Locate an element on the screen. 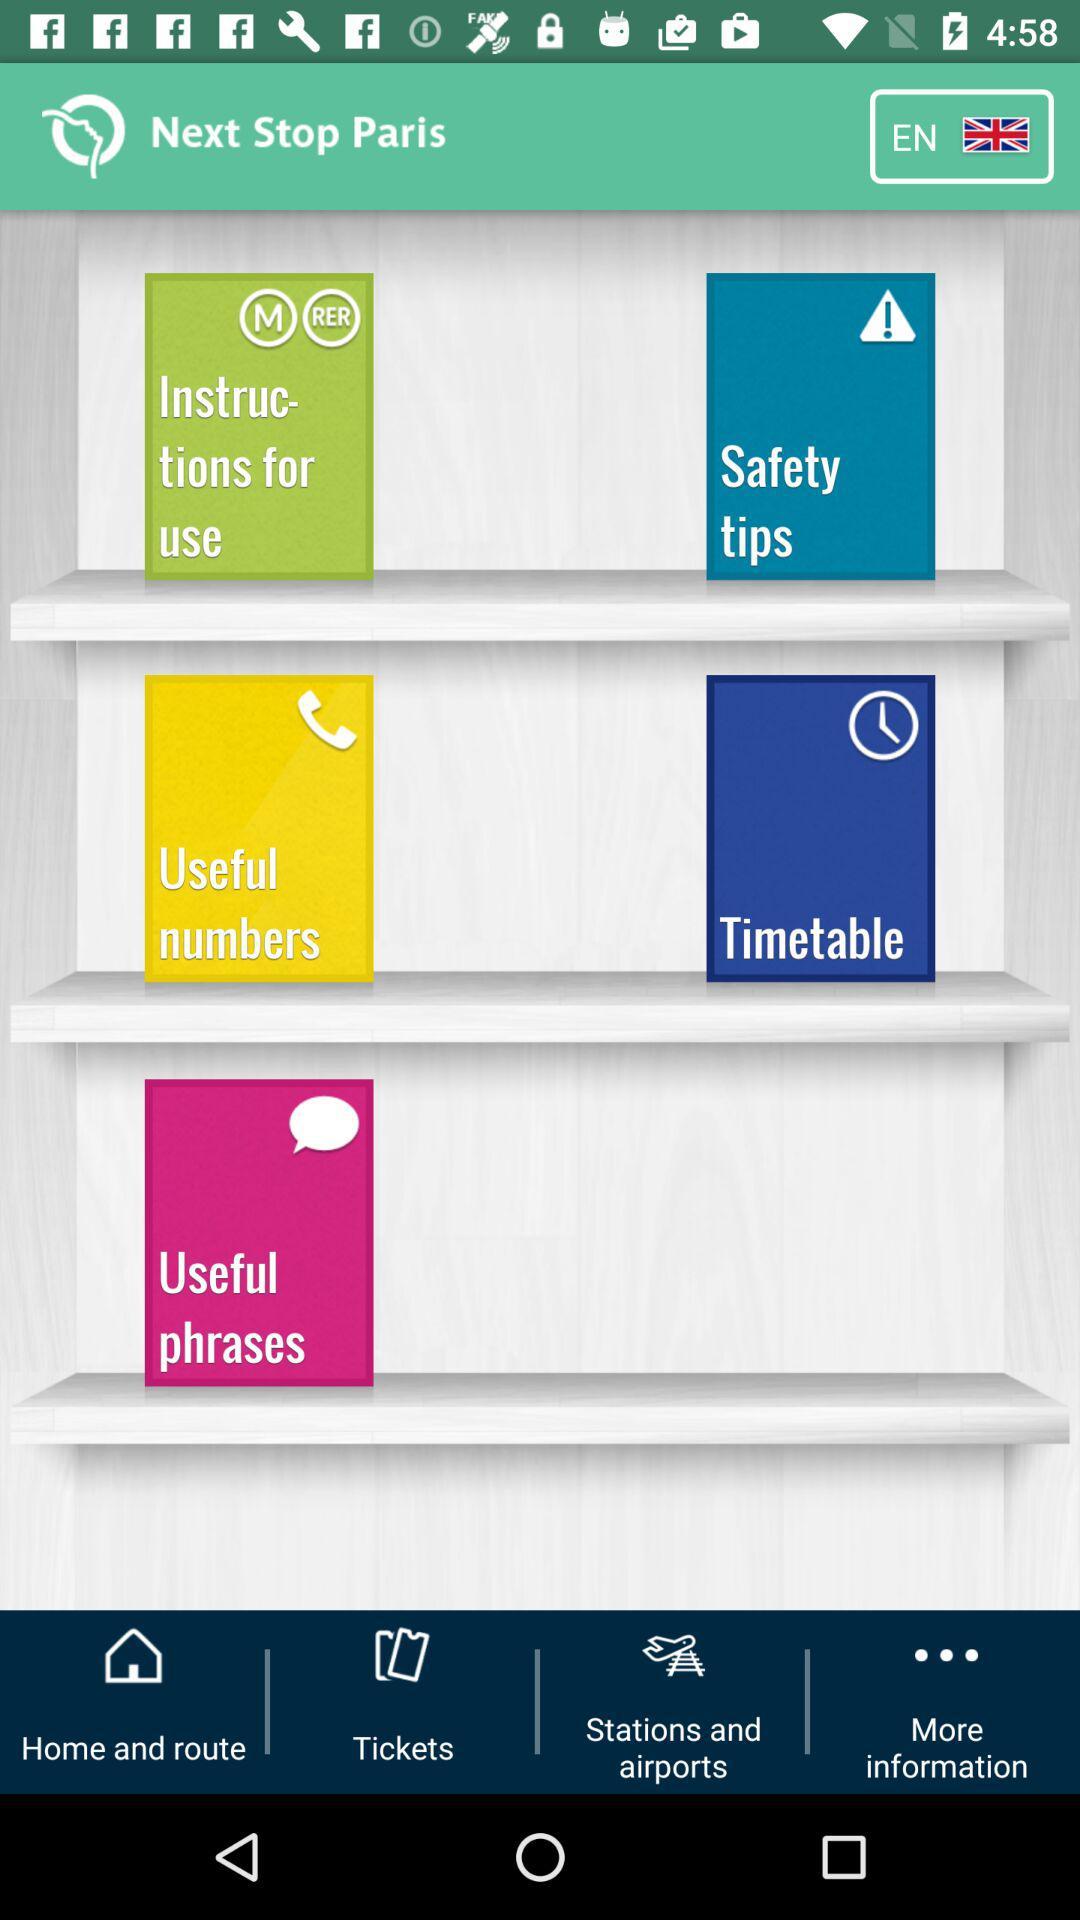 This screenshot has height=1920, width=1080. the icon above the timetable icon is located at coordinates (820, 434).